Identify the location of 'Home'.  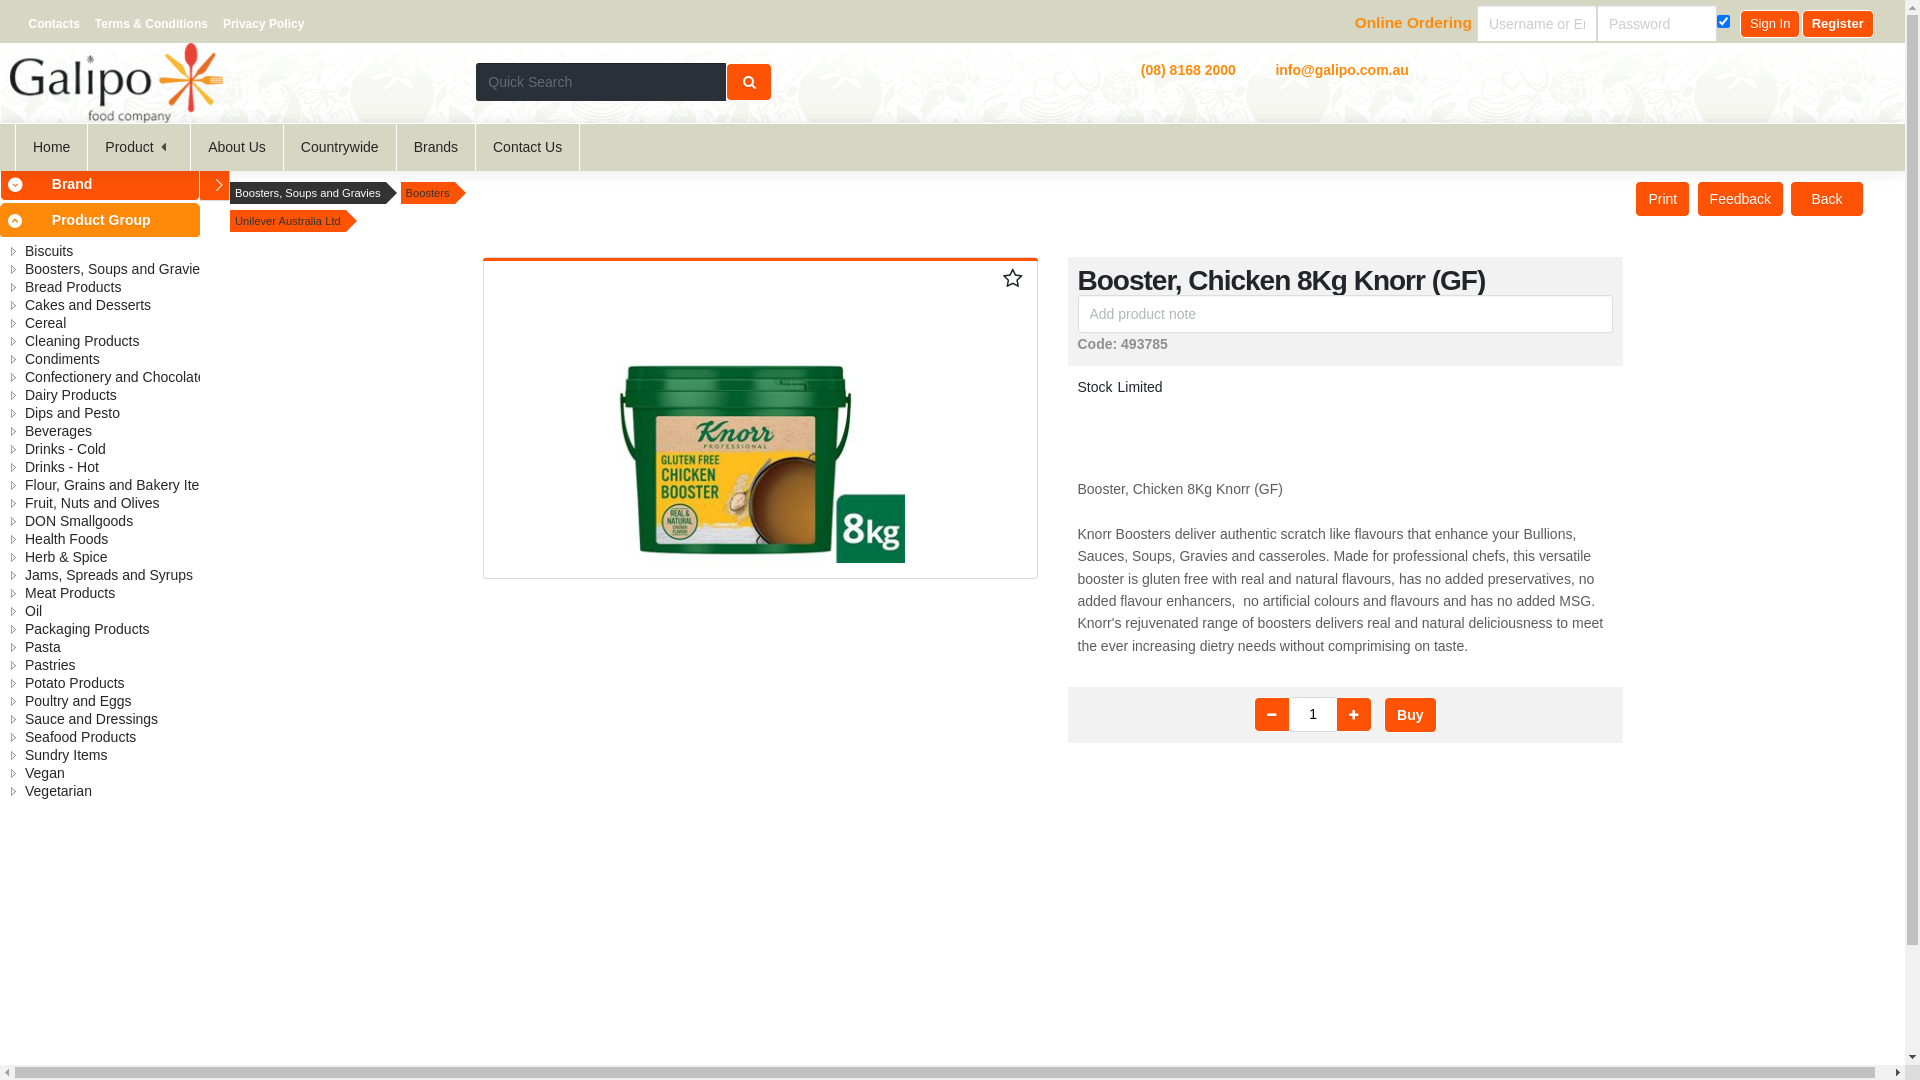
(51, 145).